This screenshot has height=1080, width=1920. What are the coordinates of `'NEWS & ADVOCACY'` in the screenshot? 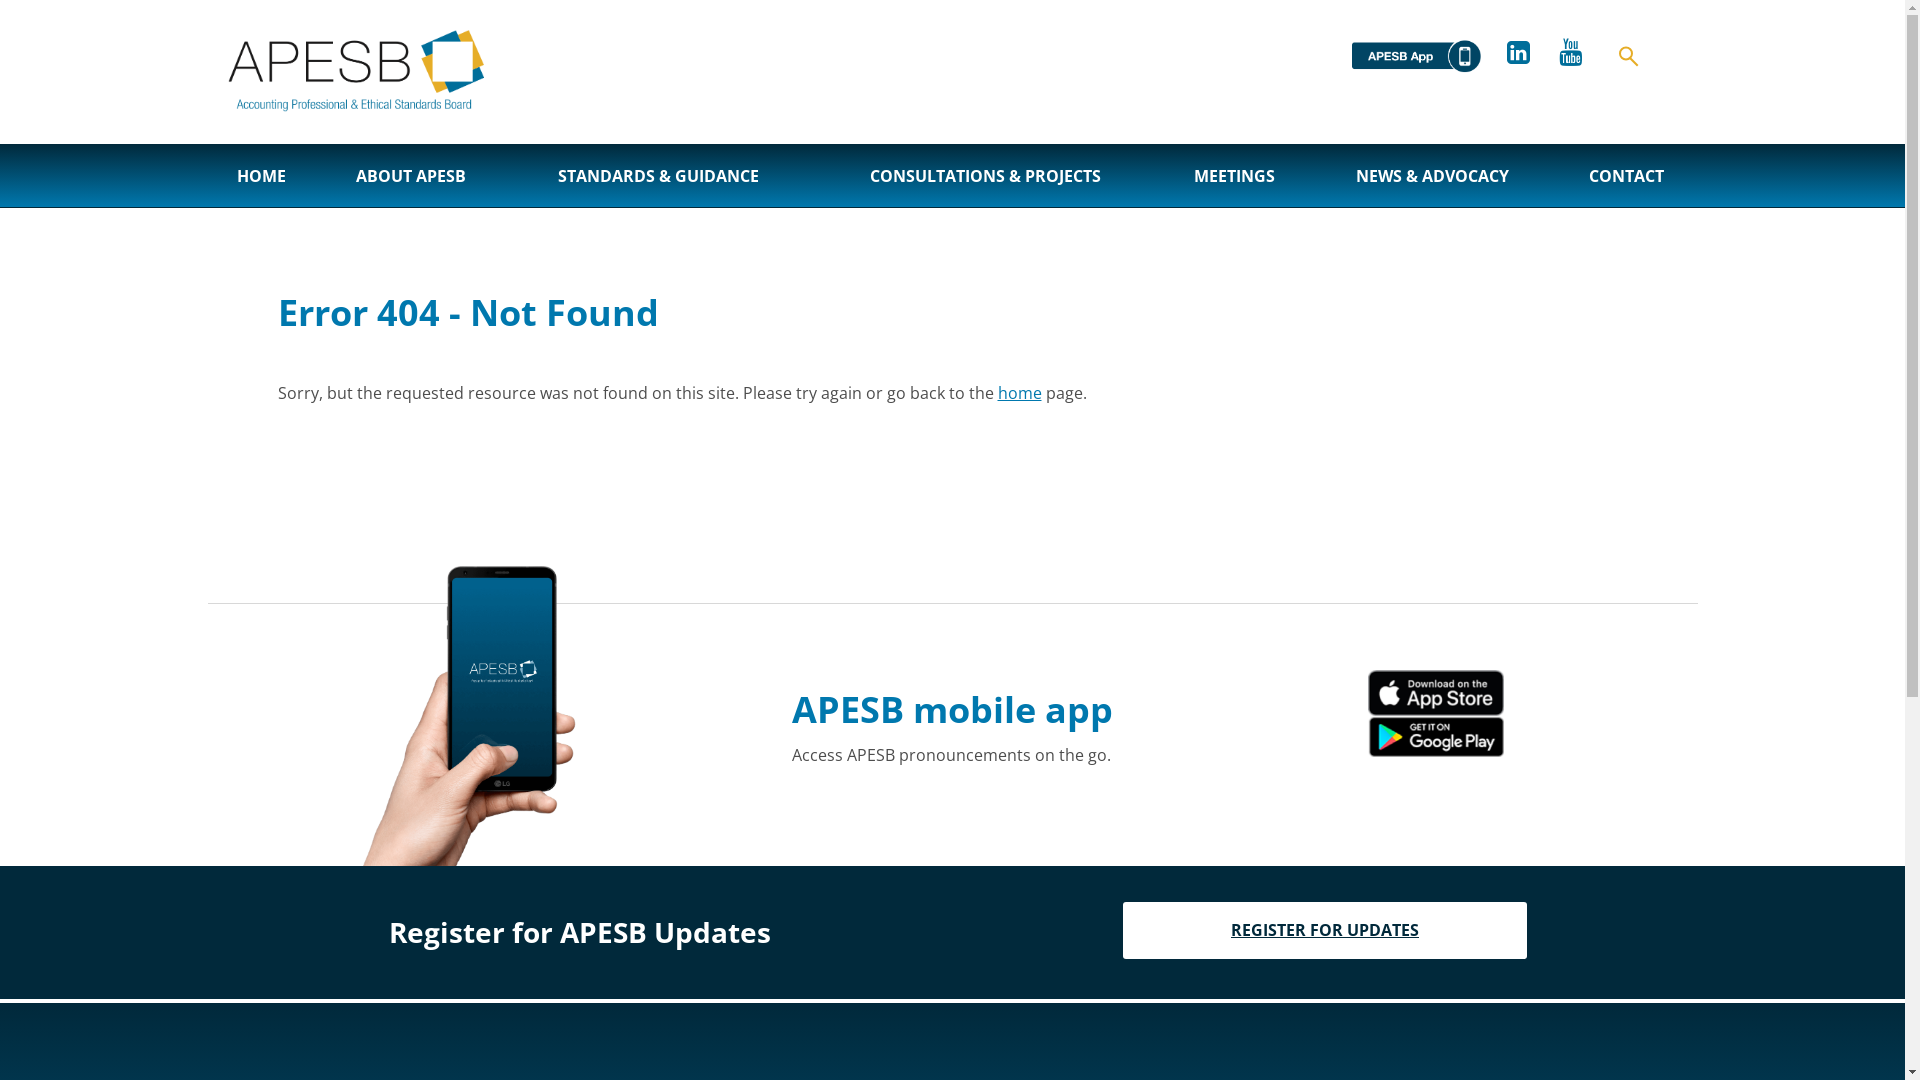 It's located at (1310, 175).